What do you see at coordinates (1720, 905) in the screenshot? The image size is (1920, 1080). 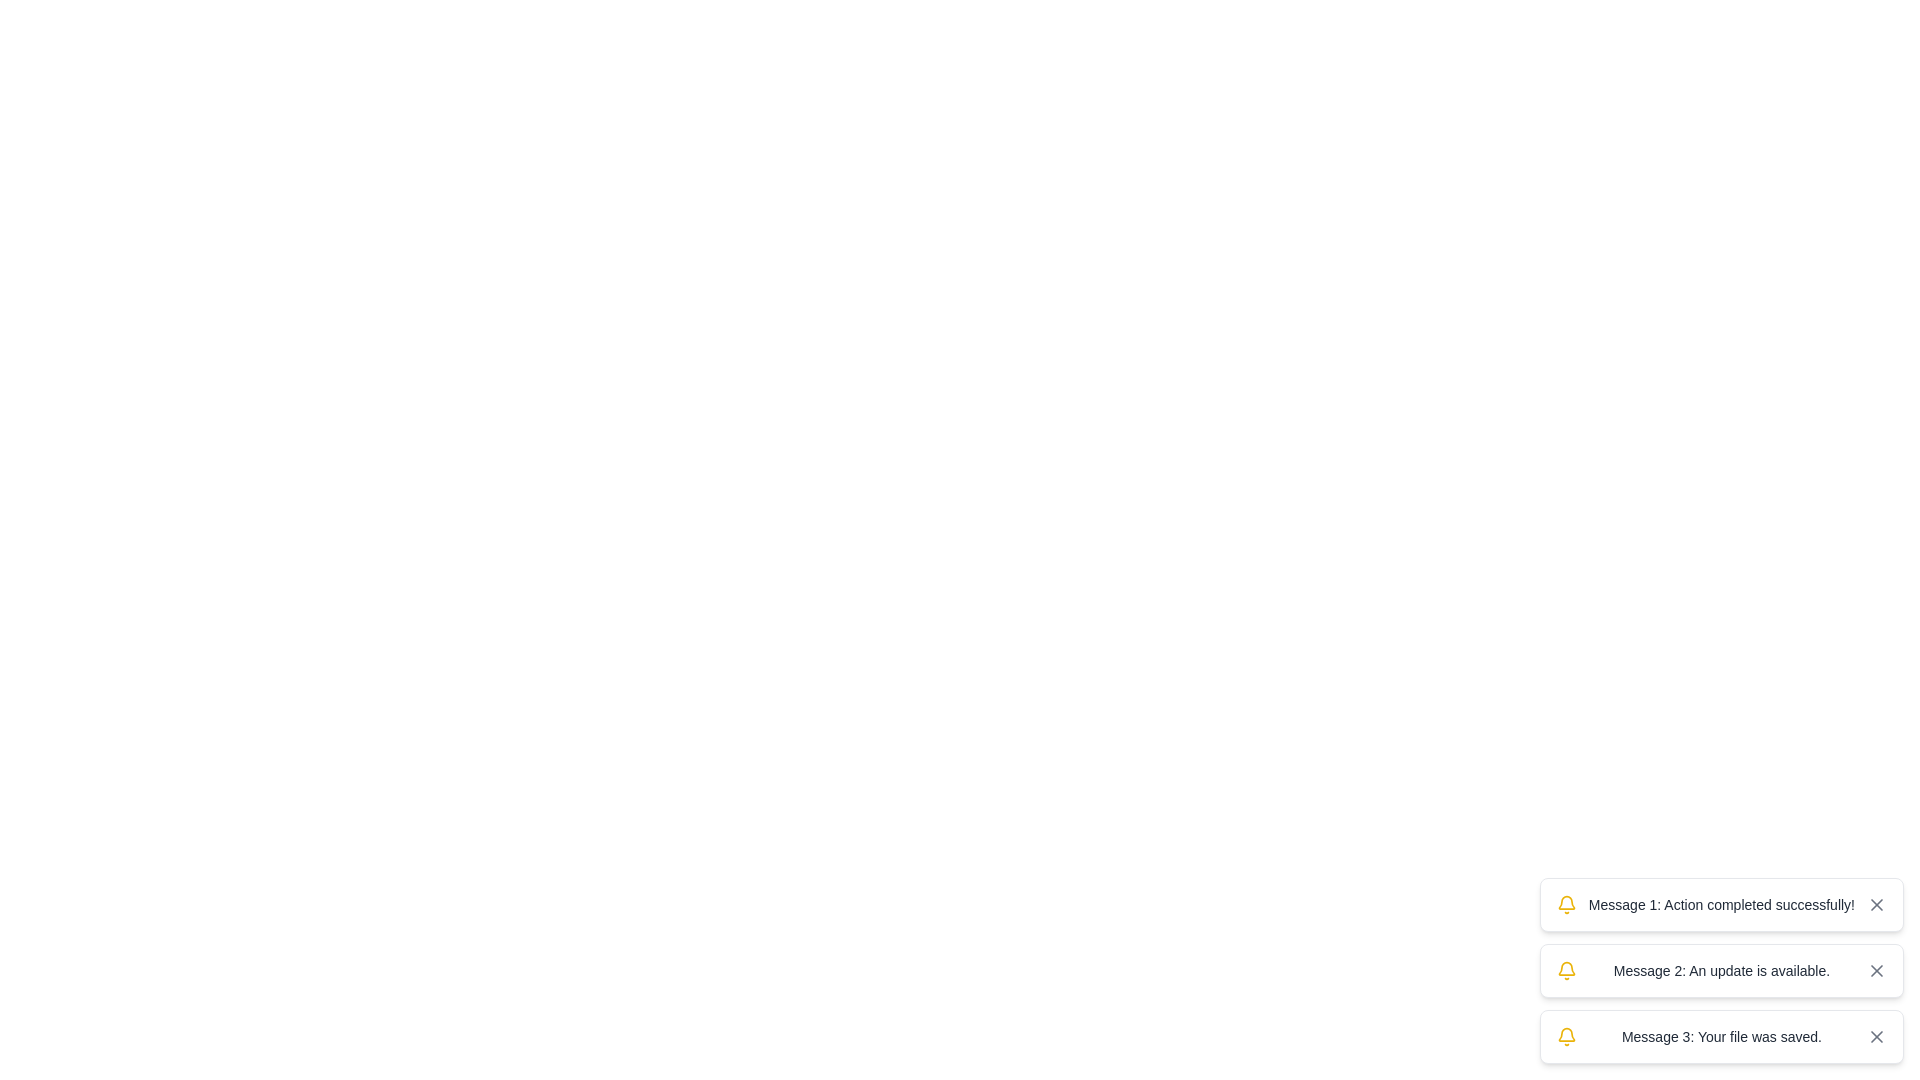 I see `the text label element that displays 'Message 1: Action completed successfully!' which is the primary text content of a notification box` at bounding box center [1720, 905].